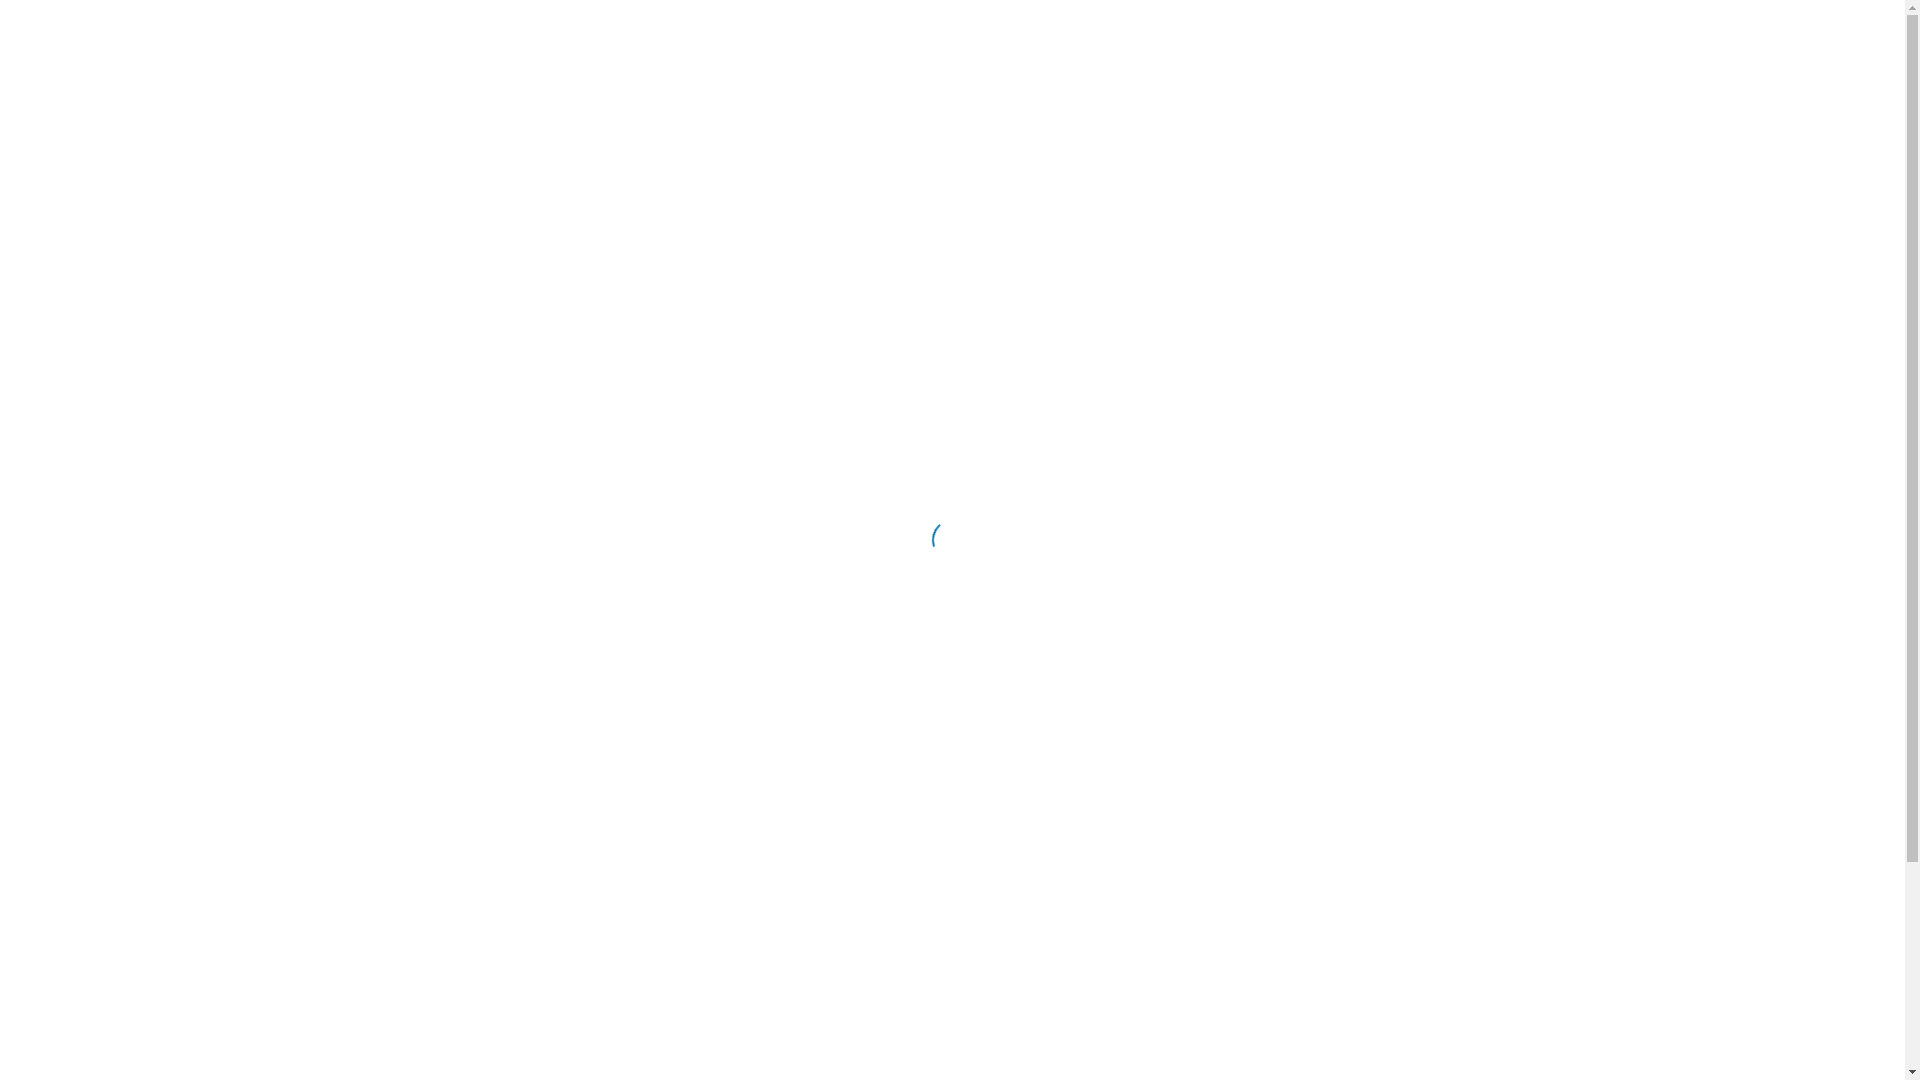  Describe the element at coordinates (1876, 30) in the screenshot. I see `'EN'` at that location.